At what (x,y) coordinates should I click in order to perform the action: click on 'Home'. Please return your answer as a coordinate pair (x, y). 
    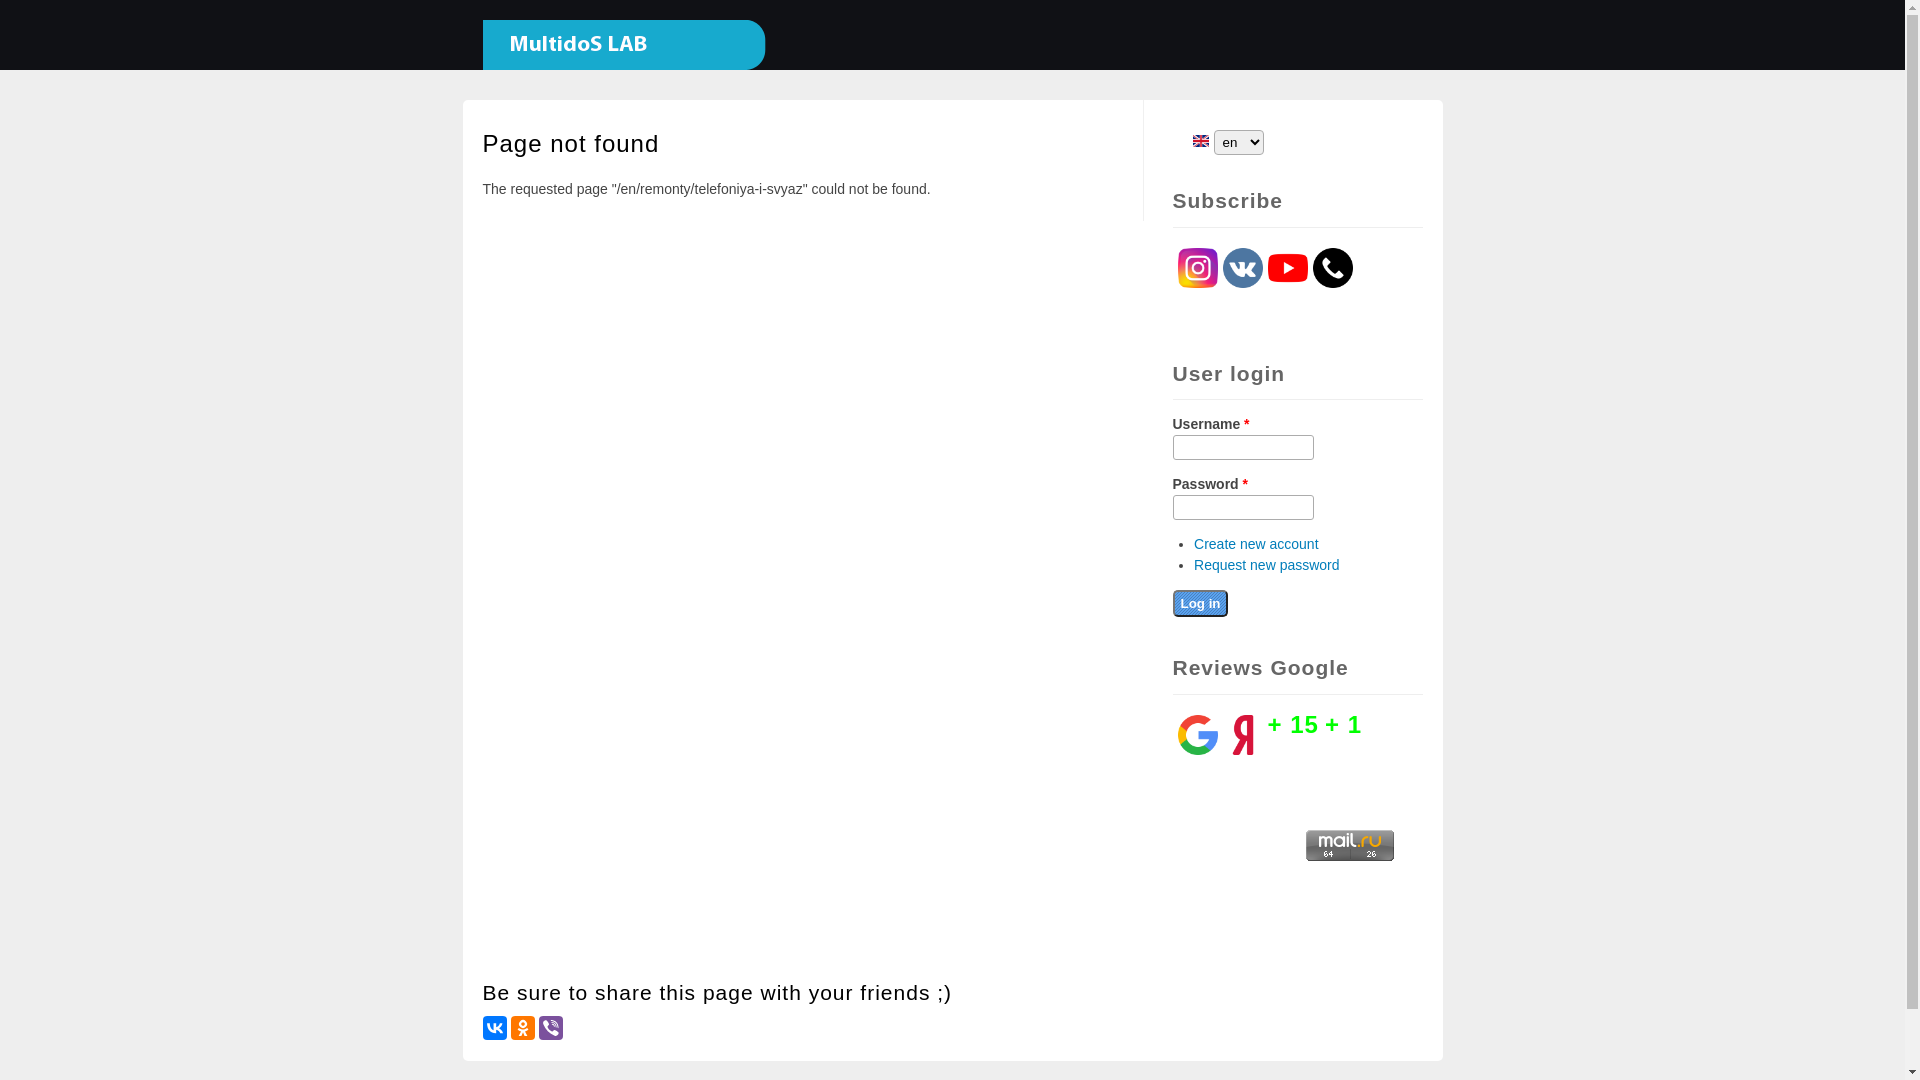
    Looking at the image, I should click on (613, 60).